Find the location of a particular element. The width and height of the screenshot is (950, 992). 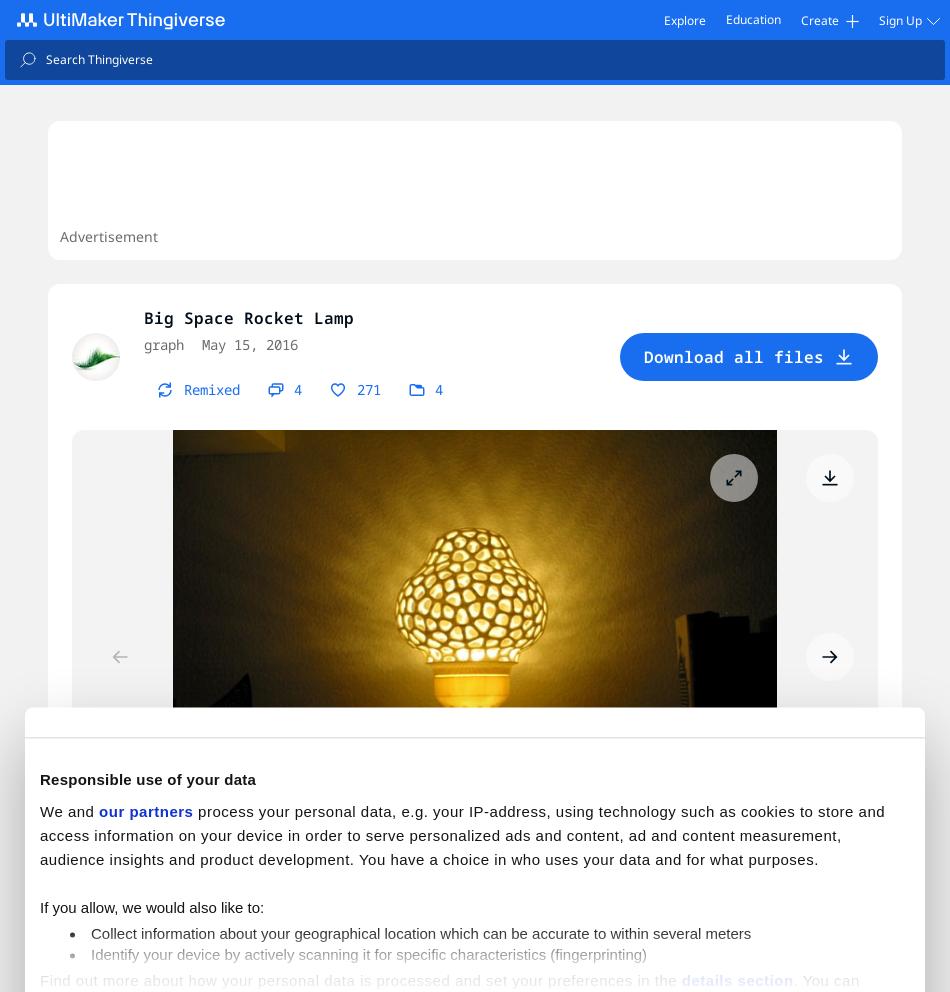

'Advertisement' is located at coordinates (108, 236).